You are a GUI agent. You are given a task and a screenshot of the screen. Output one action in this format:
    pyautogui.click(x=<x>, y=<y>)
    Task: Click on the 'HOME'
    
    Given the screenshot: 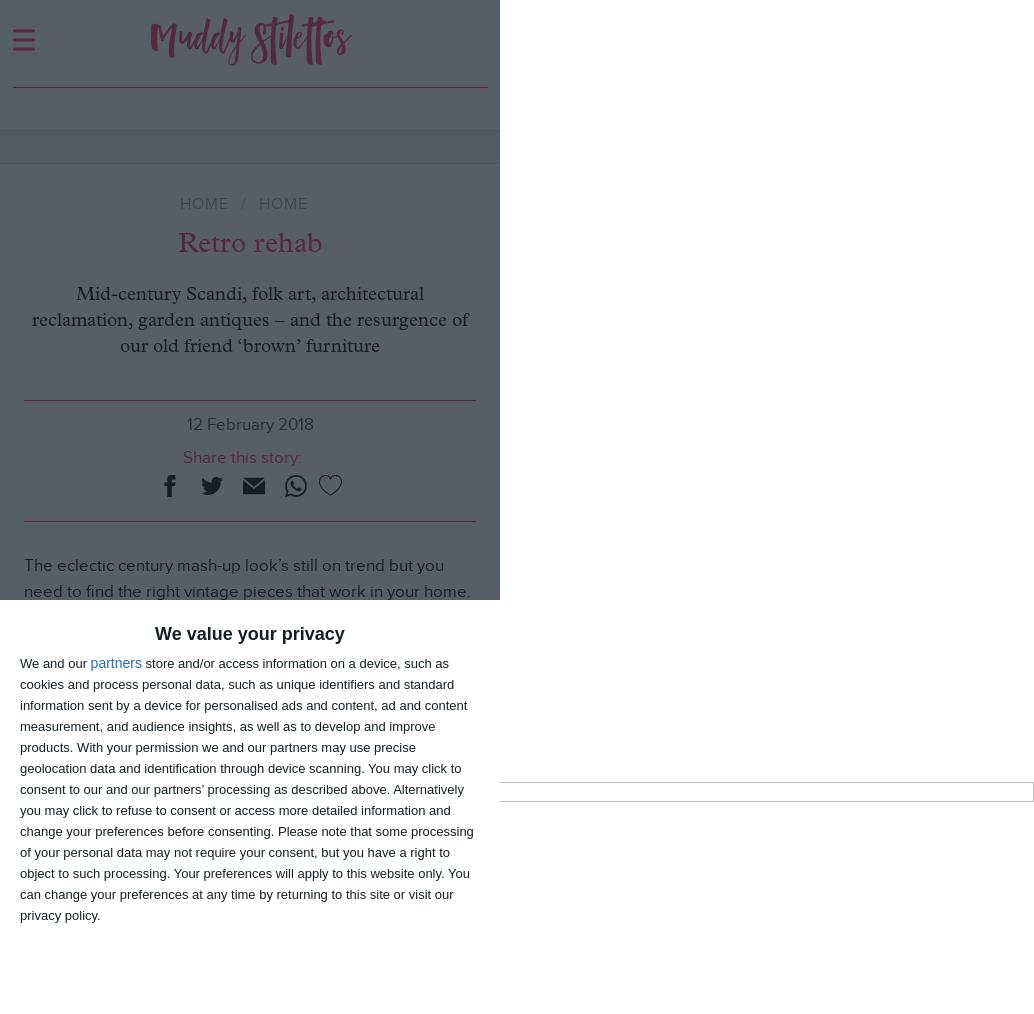 What is the action you would take?
    pyautogui.click(x=282, y=203)
    